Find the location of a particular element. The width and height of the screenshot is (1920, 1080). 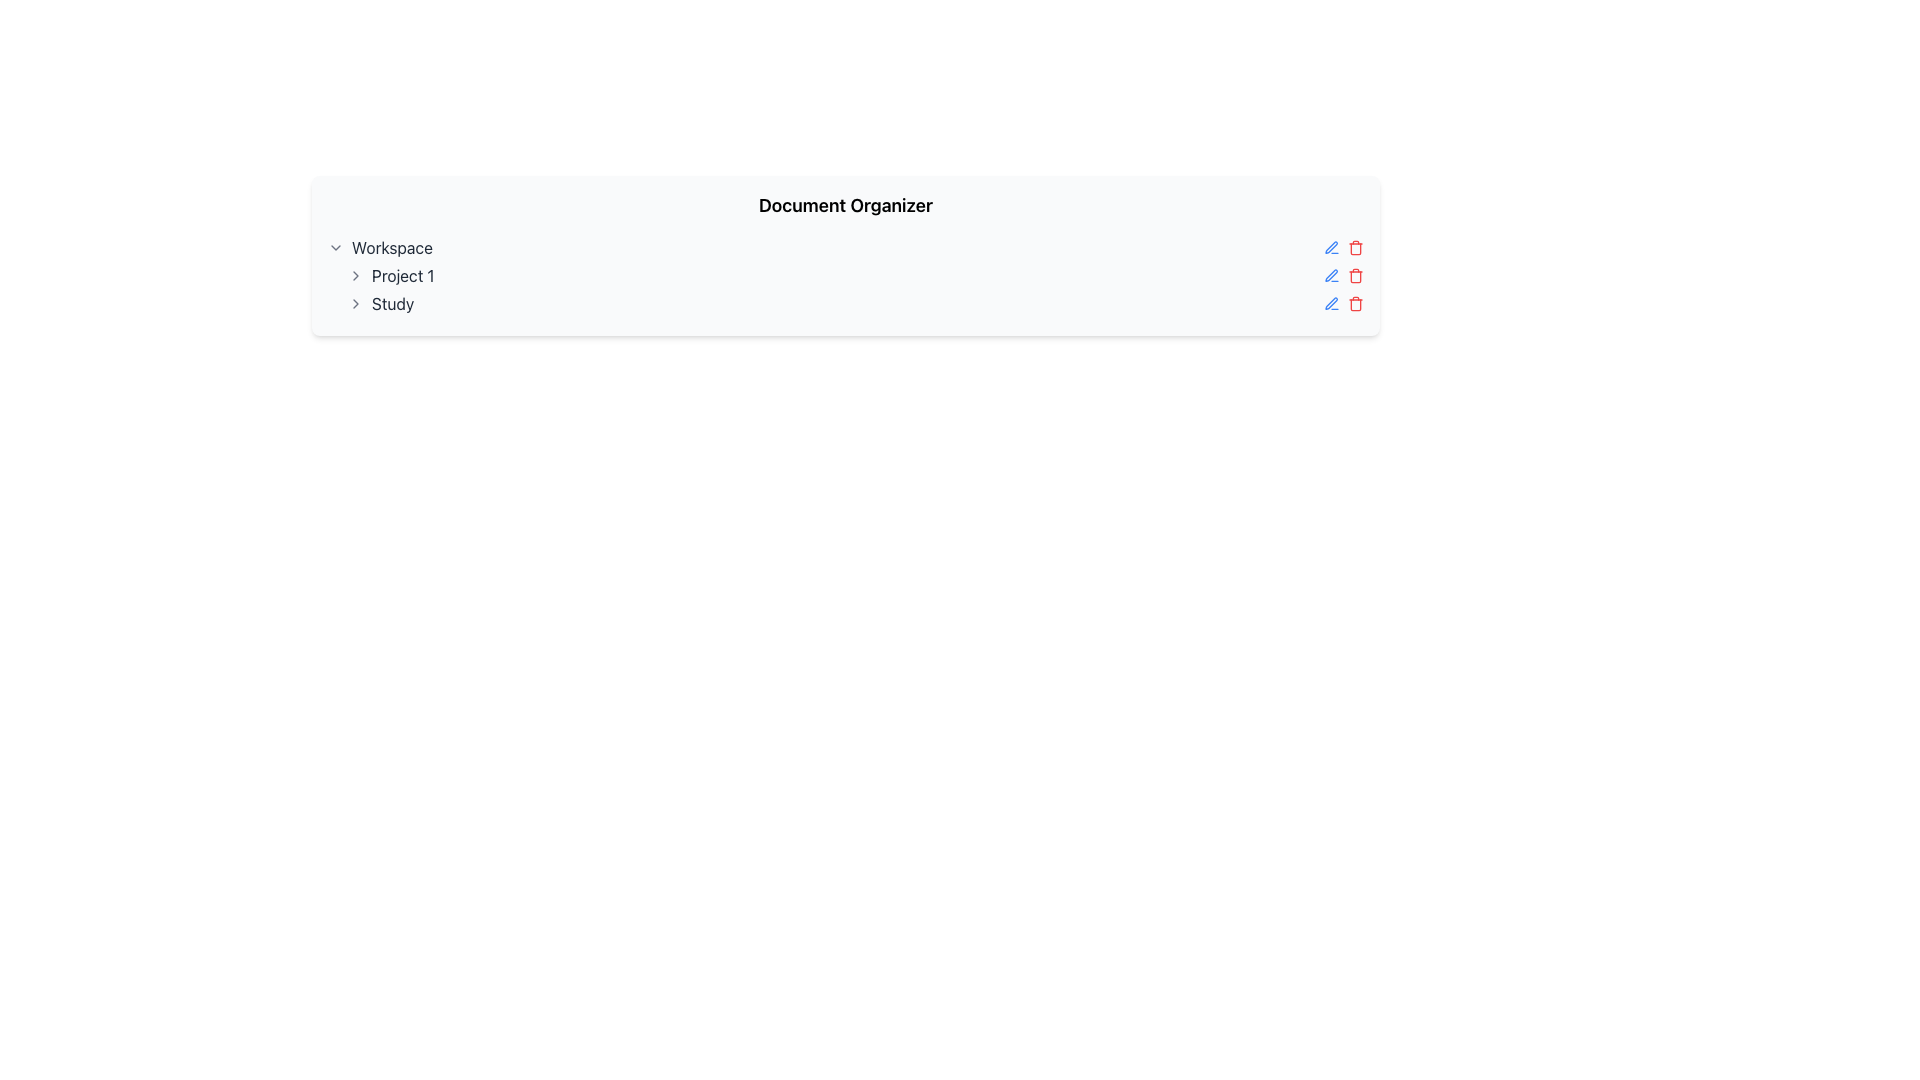

the pen icon styled with a blue outline located at the top-right corner of the list item for editing is located at coordinates (1331, 275).